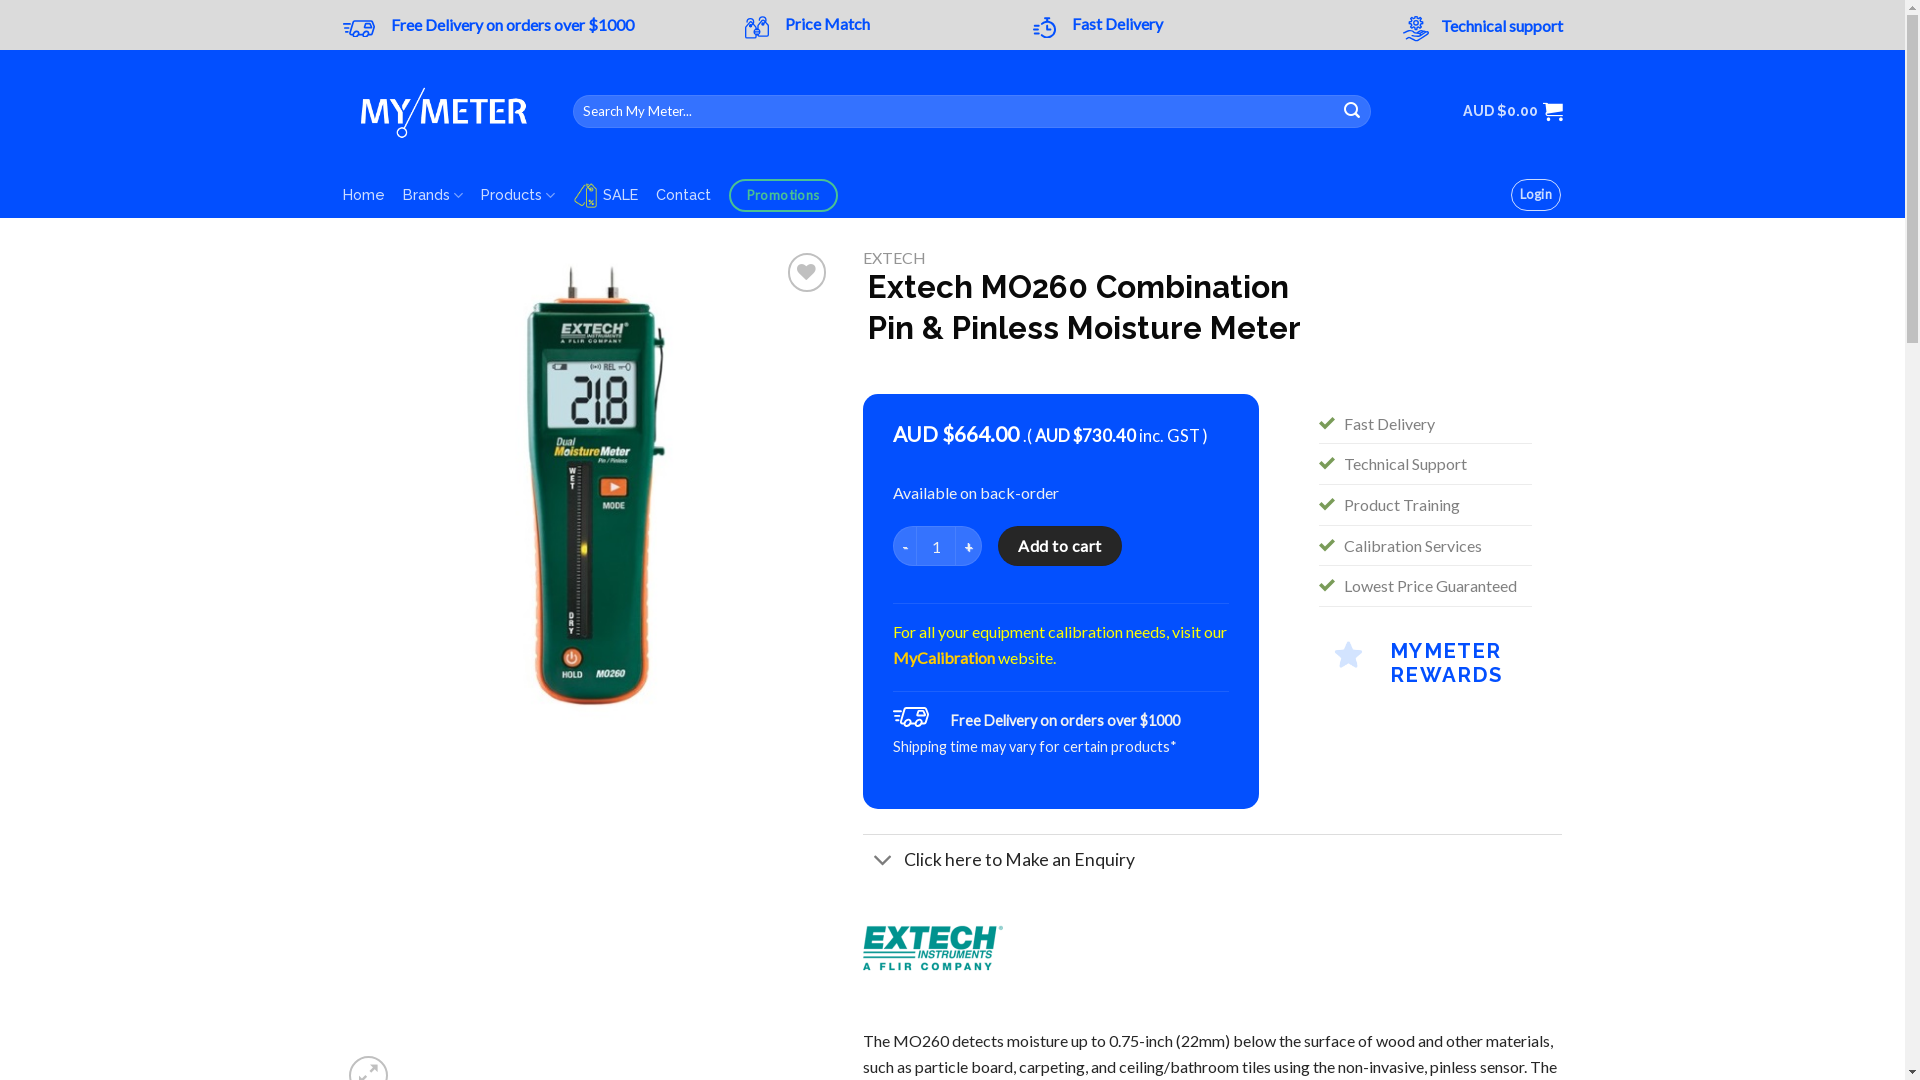  What do you see at coordinates (893, 256) in the screenshot?
I see `'EXTECH'` at bounding box center [893, 256].